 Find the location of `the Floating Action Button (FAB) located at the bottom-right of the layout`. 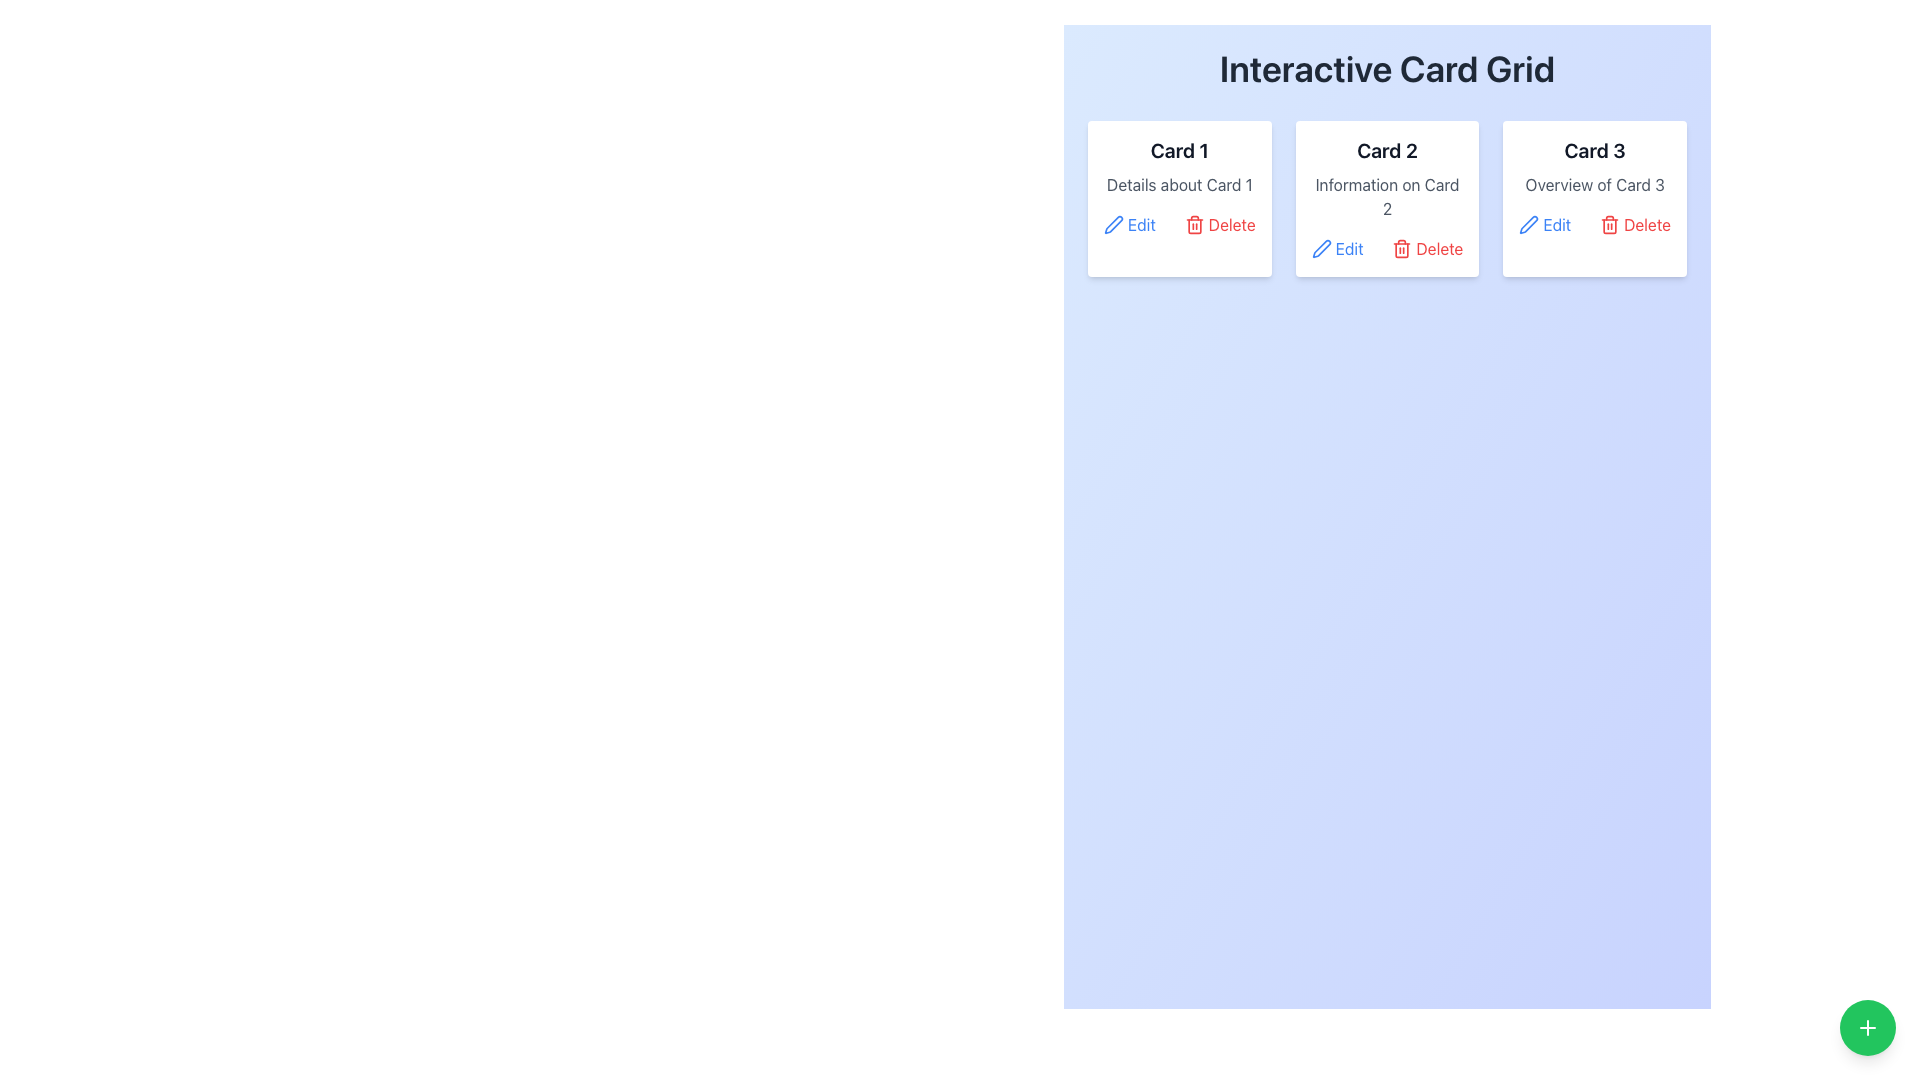

the Floating Action Button (FAB) located at the bottom-right of the layout is located at coordinates (1866, 1028).